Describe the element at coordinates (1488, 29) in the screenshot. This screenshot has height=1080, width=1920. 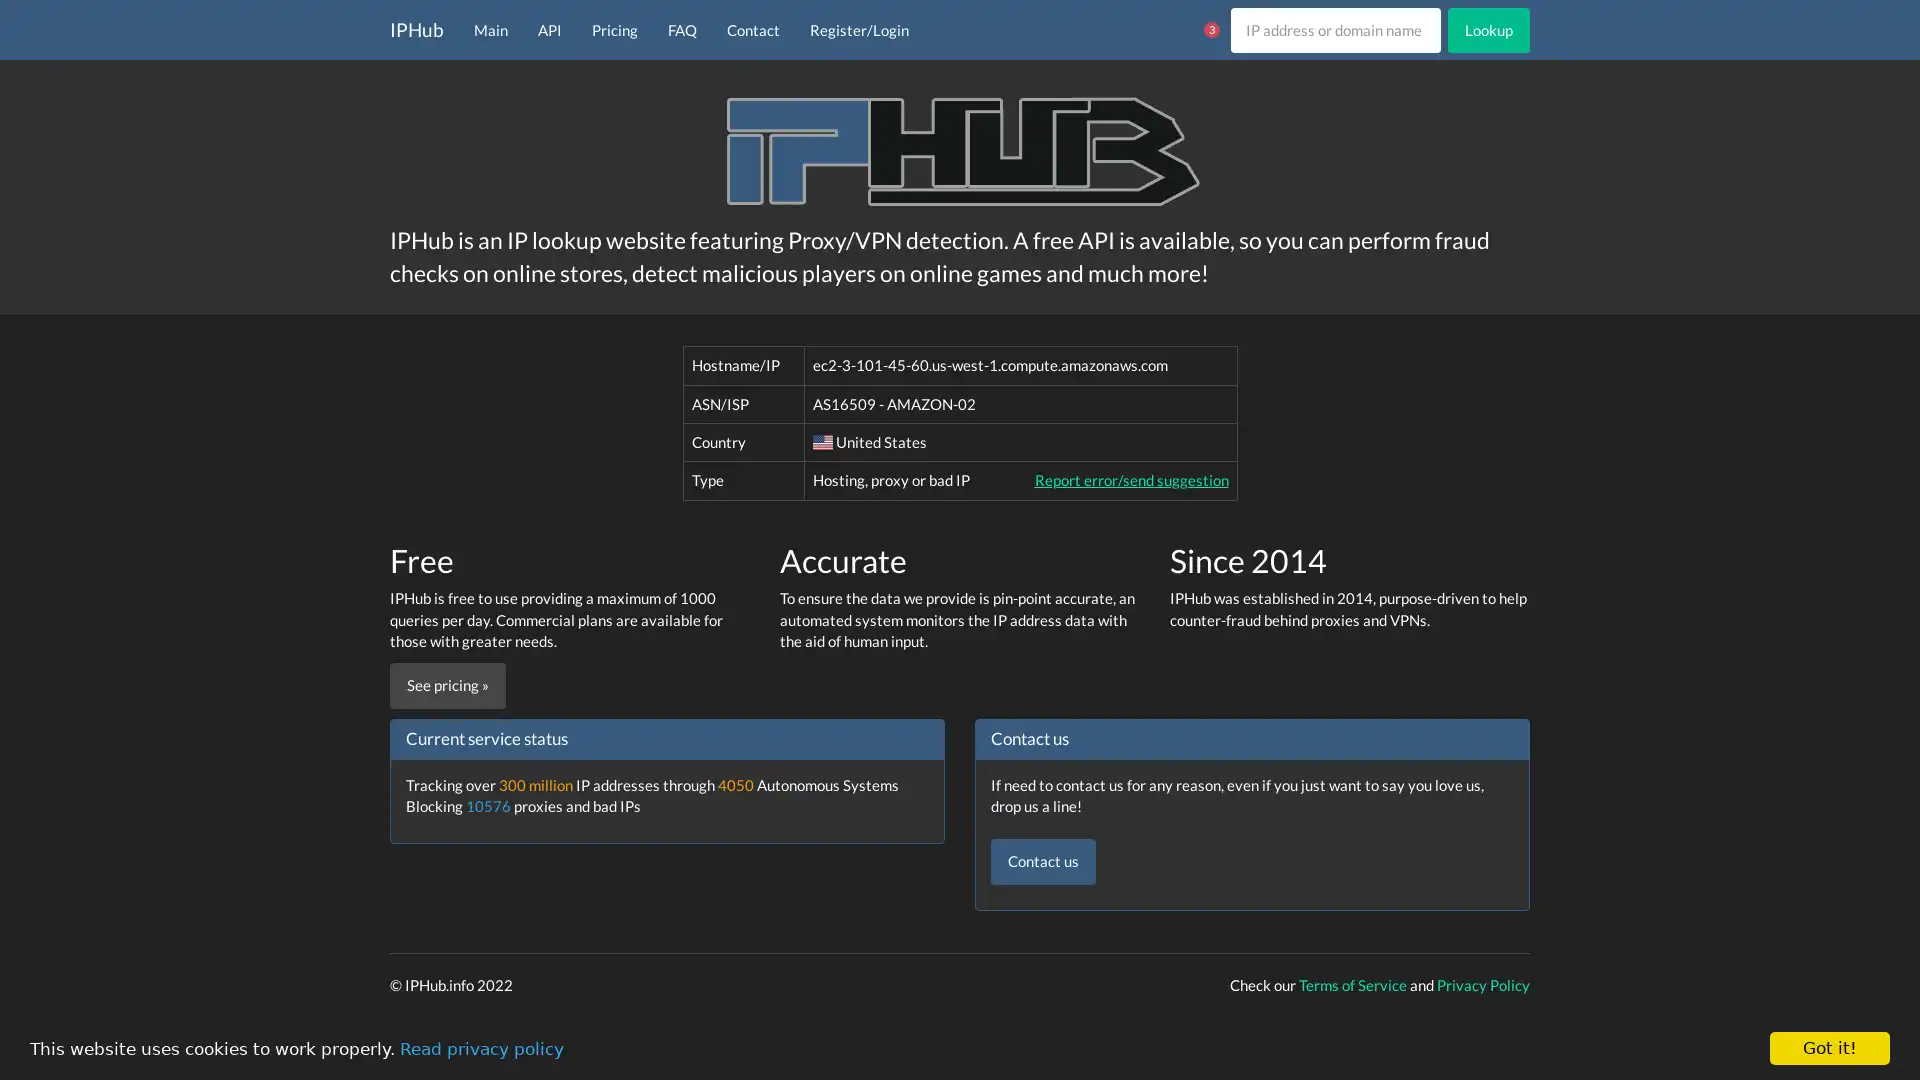
I see `Lookup` at that location.